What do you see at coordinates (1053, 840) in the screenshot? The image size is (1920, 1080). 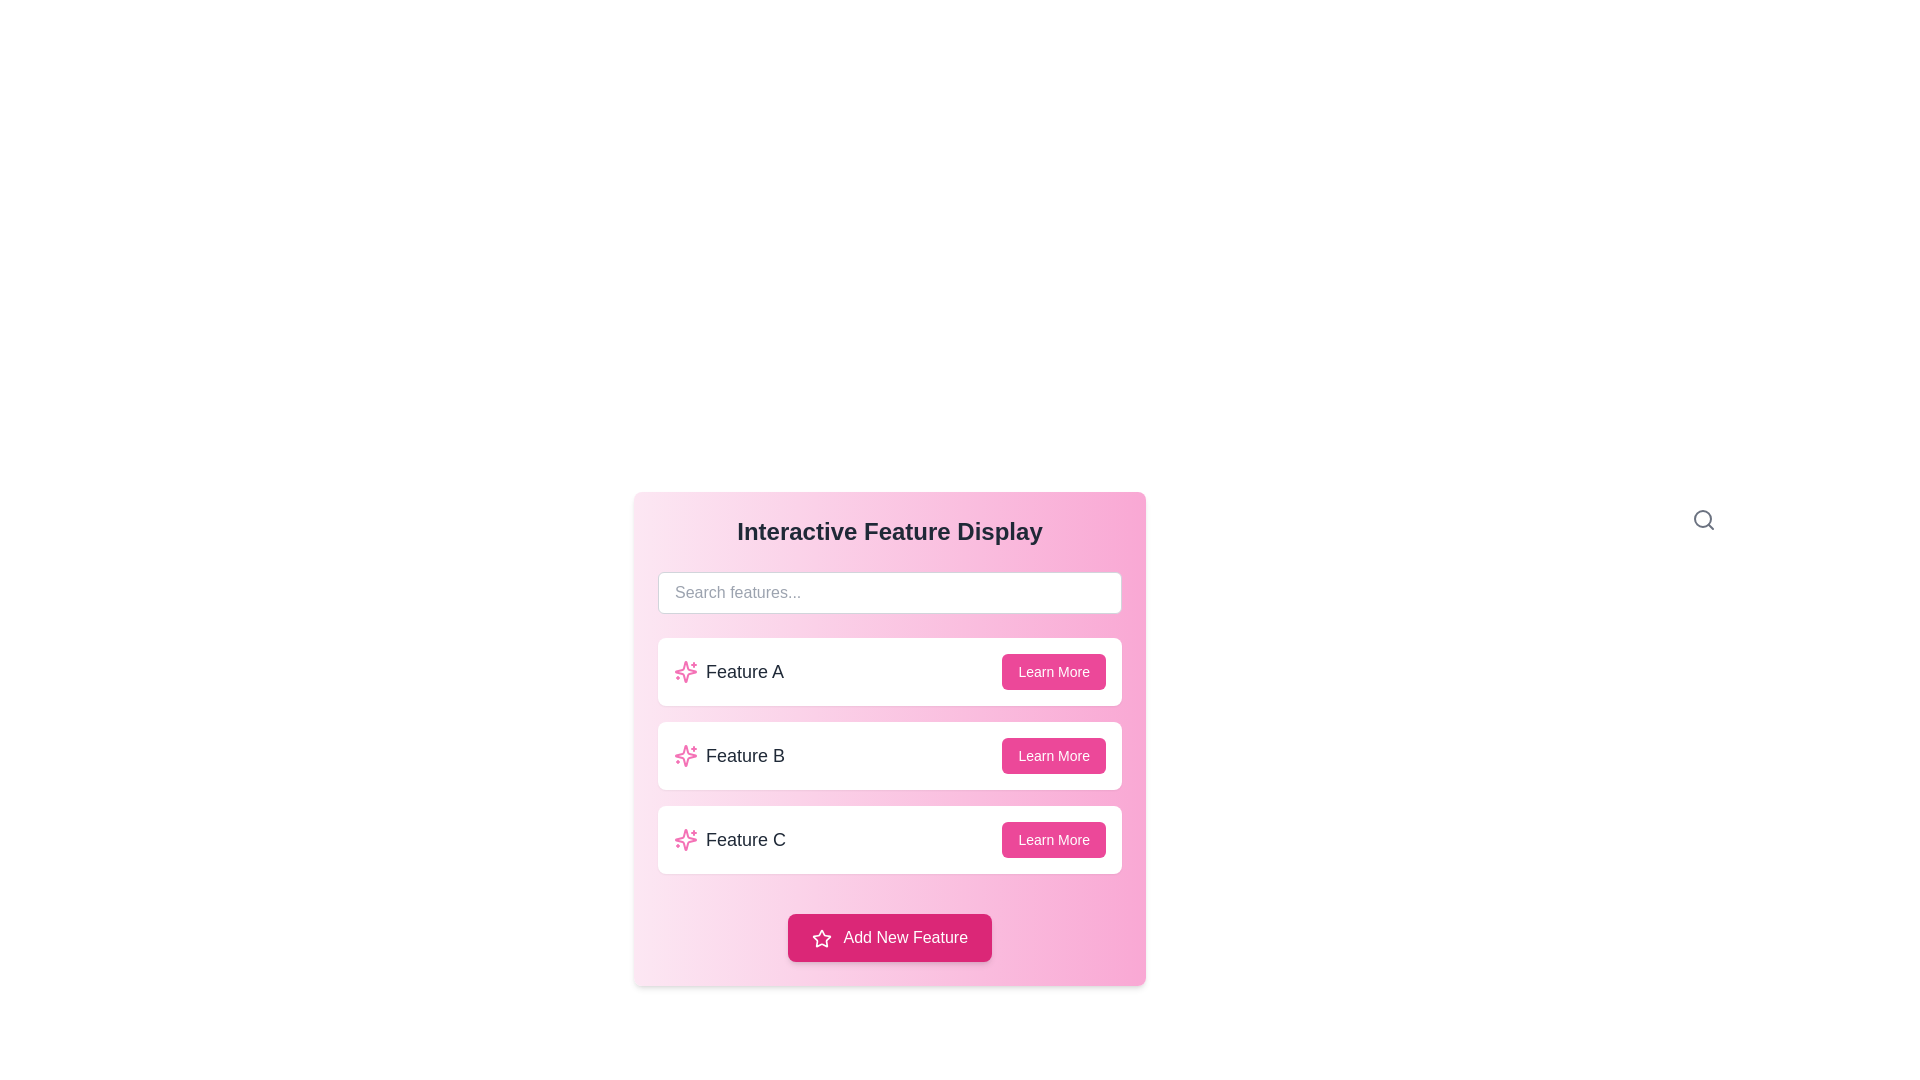 I see `the 'Learn More' button with a pink background located in the bottom right corner of the 'Feature C' card` at bounding box center [1053, 840].